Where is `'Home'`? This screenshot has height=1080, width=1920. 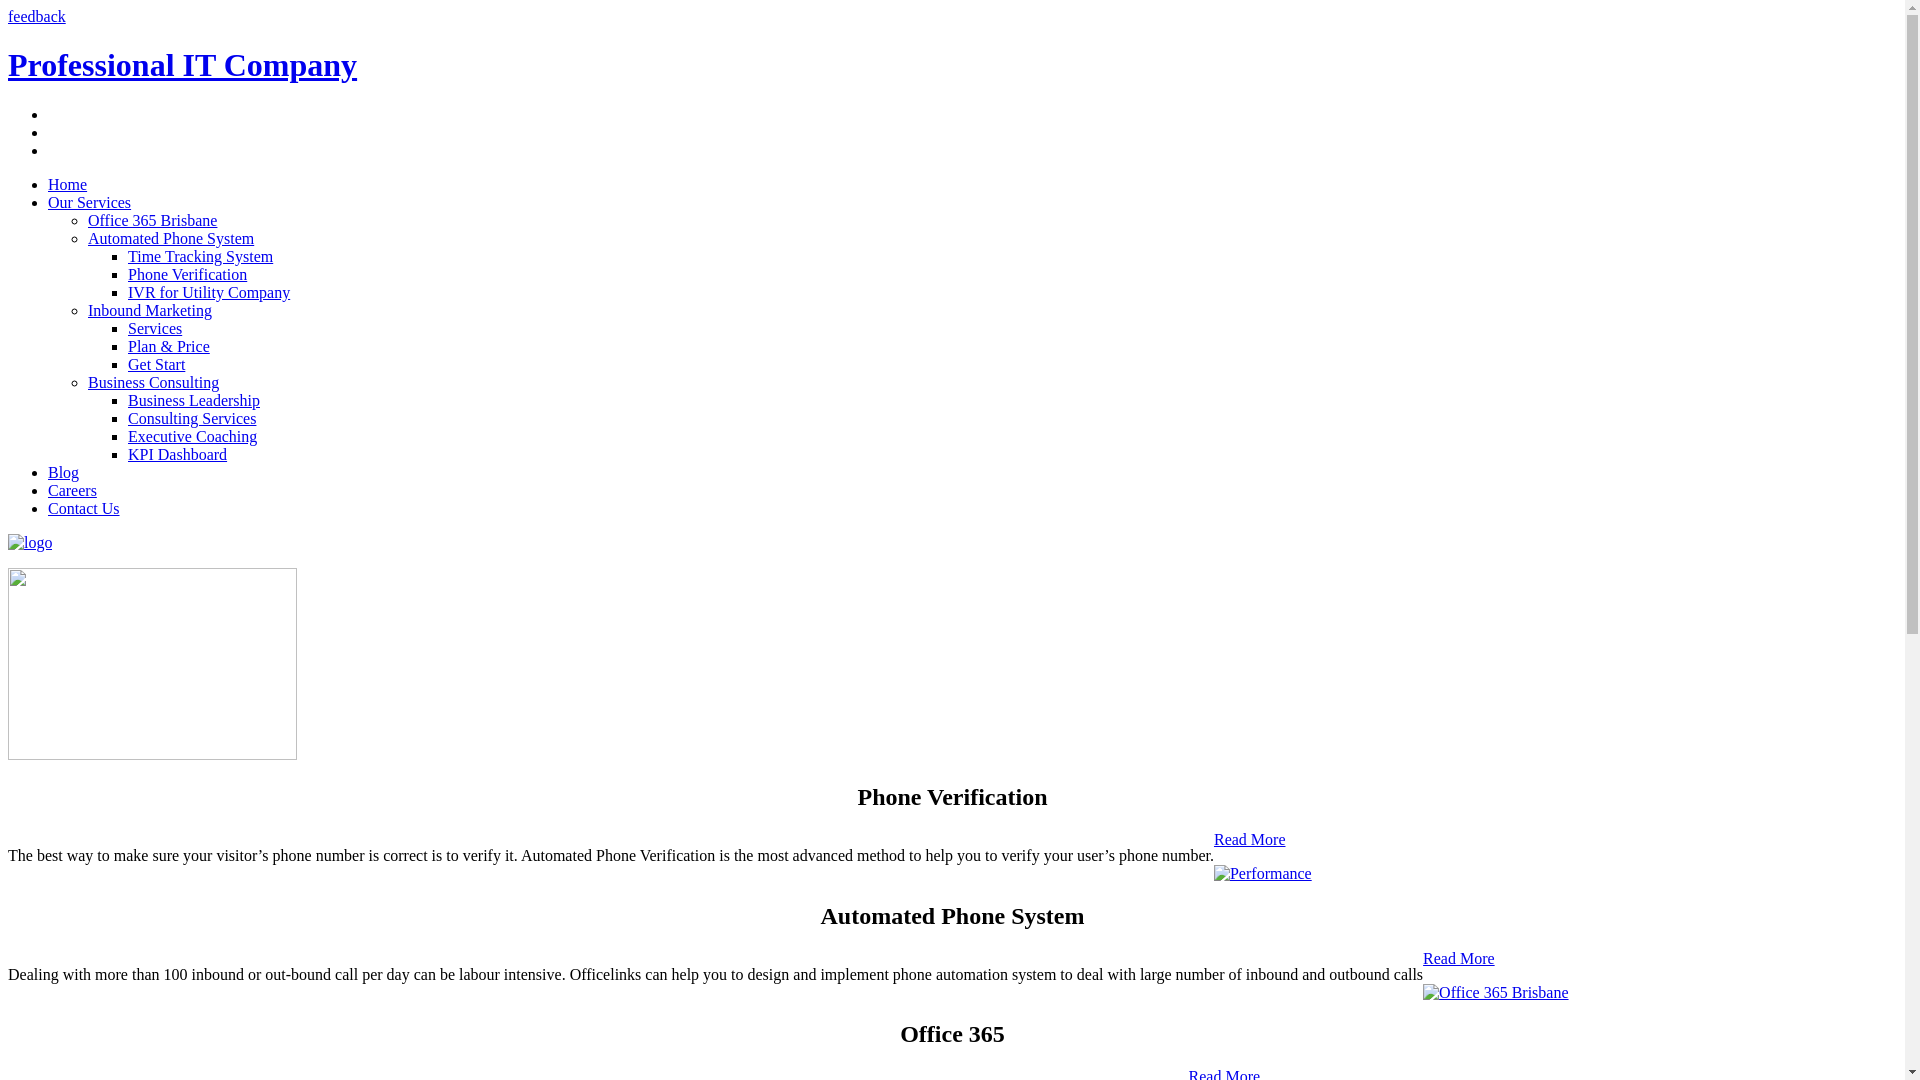
'Home' is located at coordinates (67, 184).